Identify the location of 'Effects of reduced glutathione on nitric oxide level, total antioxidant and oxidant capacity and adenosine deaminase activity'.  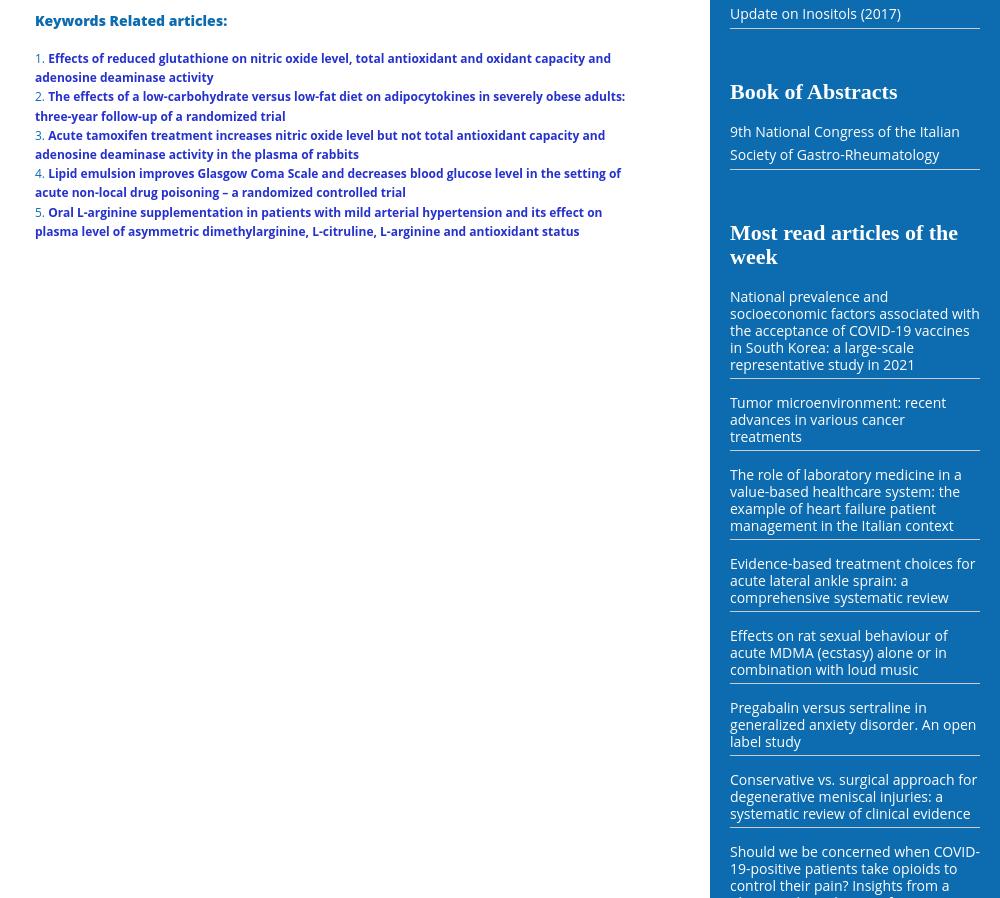
(322, 66).